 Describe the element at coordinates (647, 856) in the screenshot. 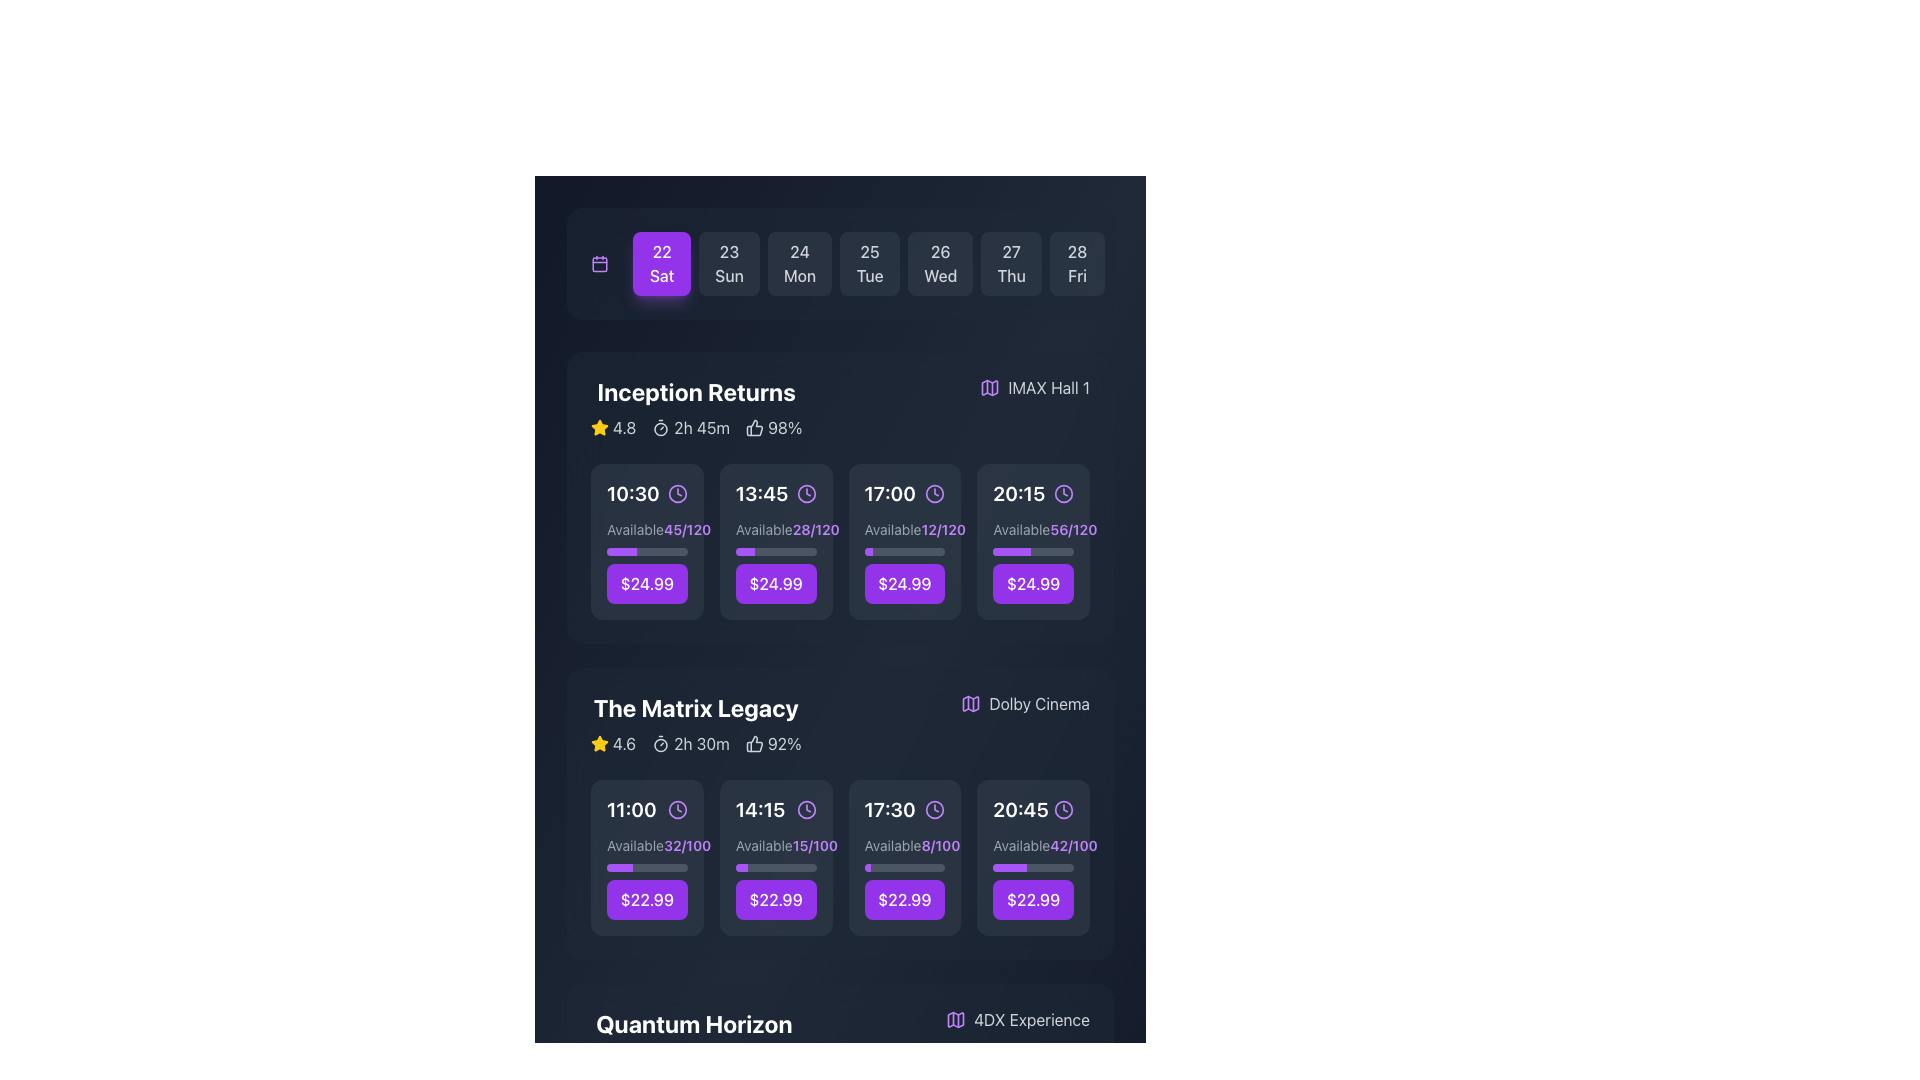

I see `the purple 'Select Seats' button with the sofa icon located at the lower section of the movie timing and seating display for 'The Matrix Legacy' at 11:00 to observe the hover effect` at that location.